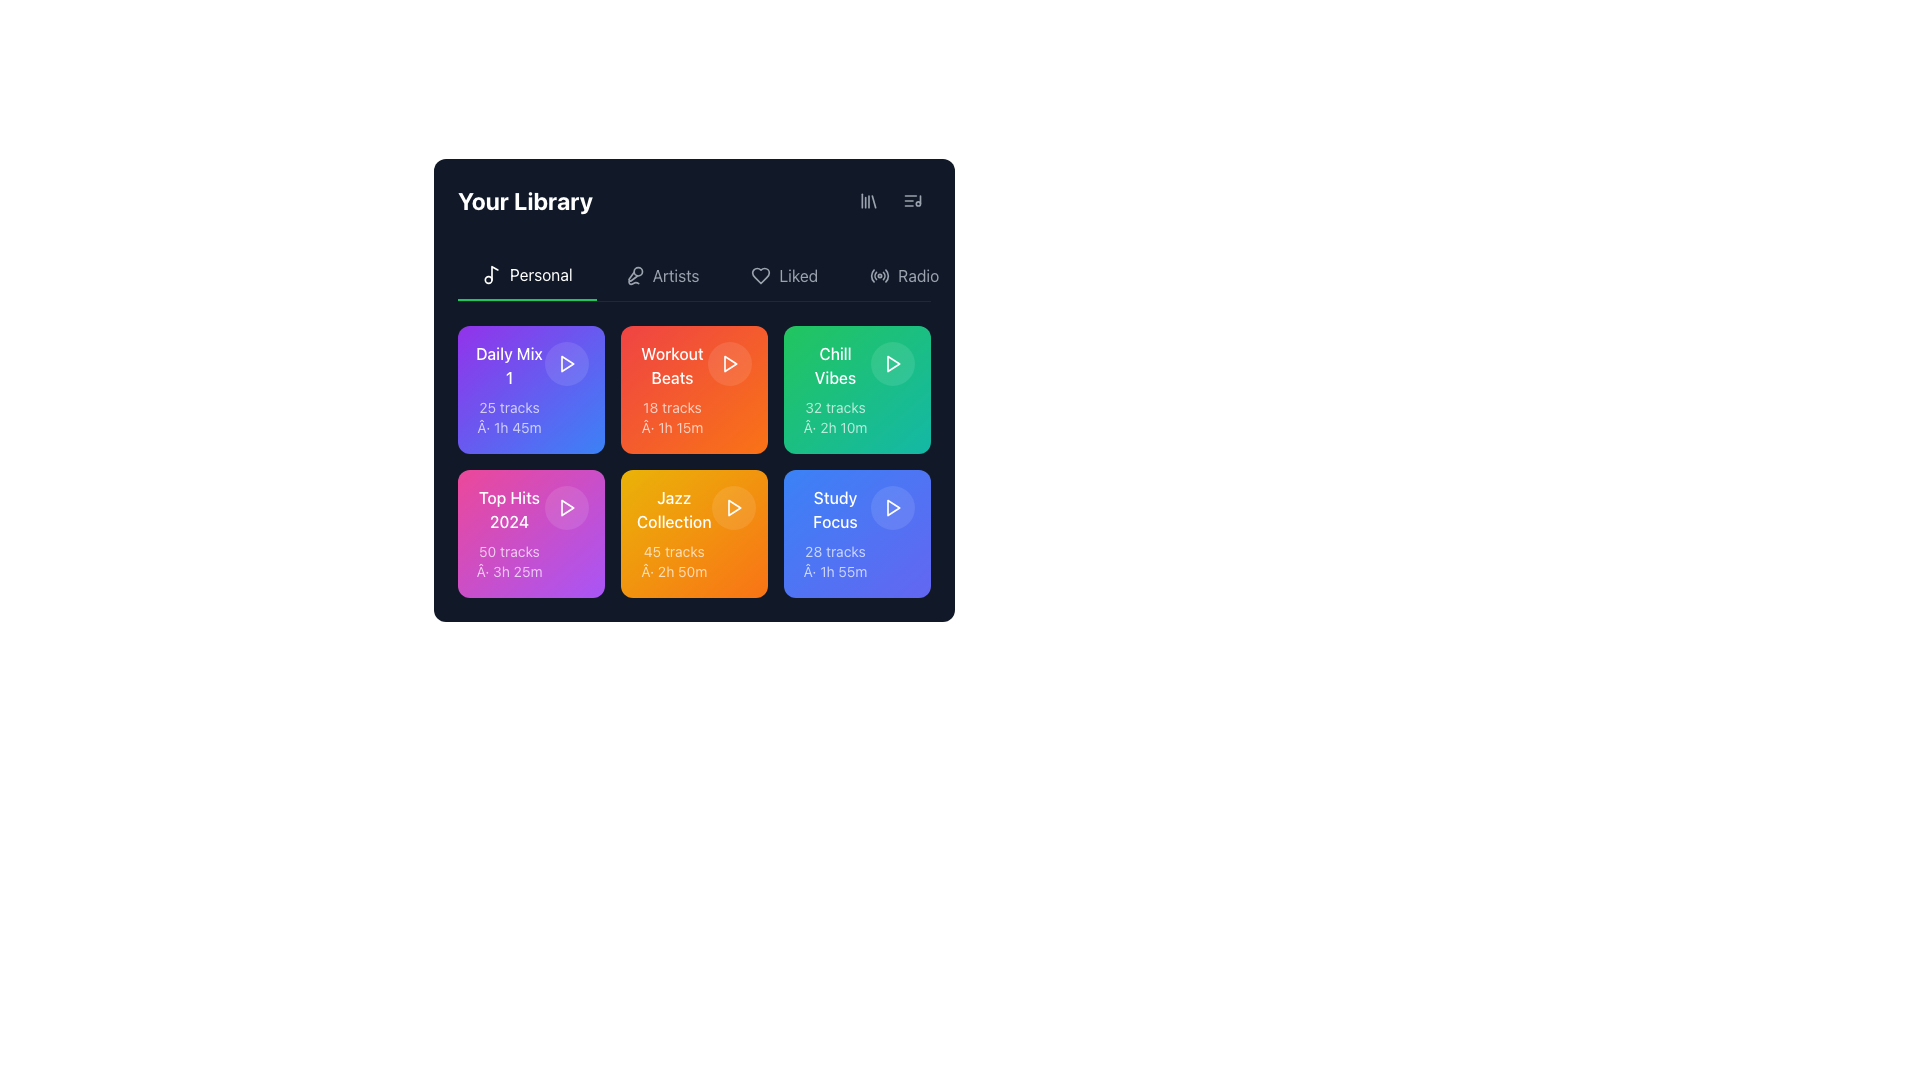 The height and width of the screenshot is (1080, 1920). Describe the element at coordinates (891, 507) in the screenshot. I see `the play button located at the center of the circular button` at that location.